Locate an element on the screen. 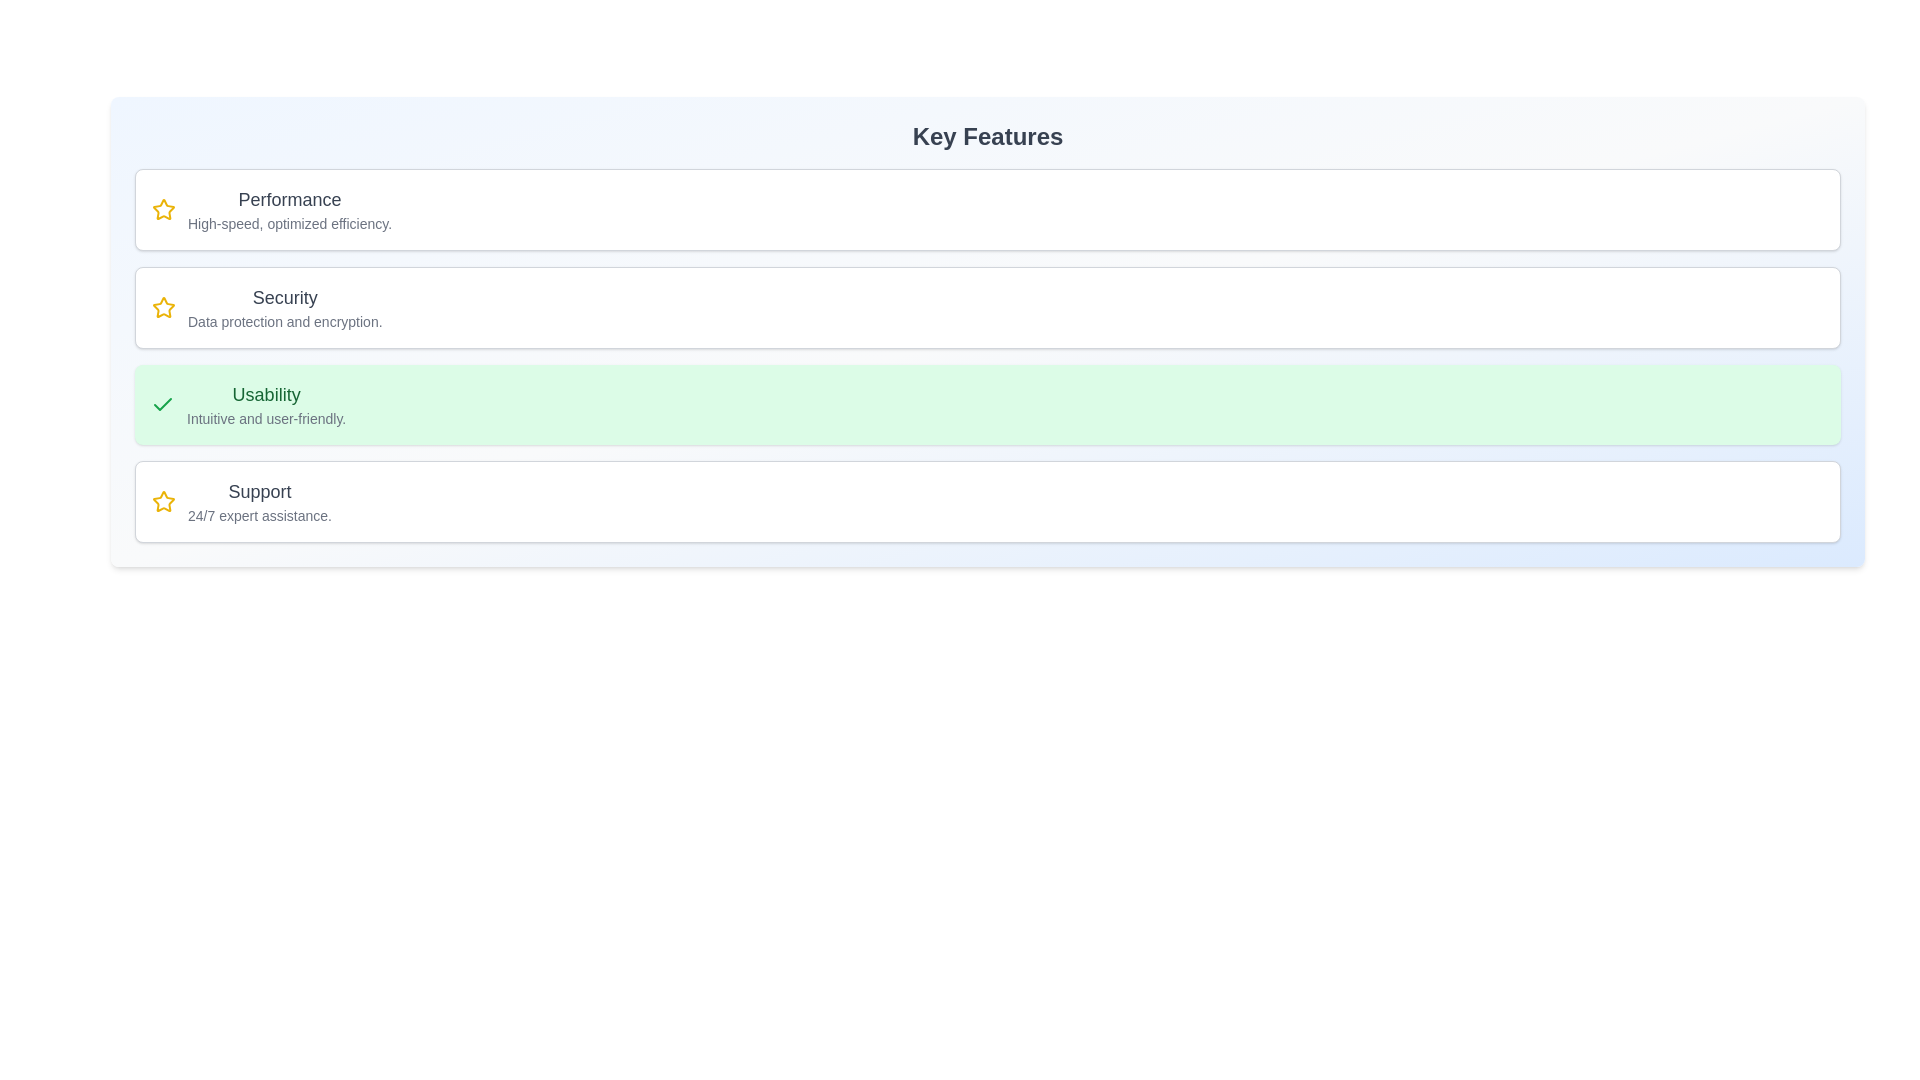 The image size is (1920, 1080). the feature card corresponding to Usability to toggle its selection is located at coordinates (988, 405).